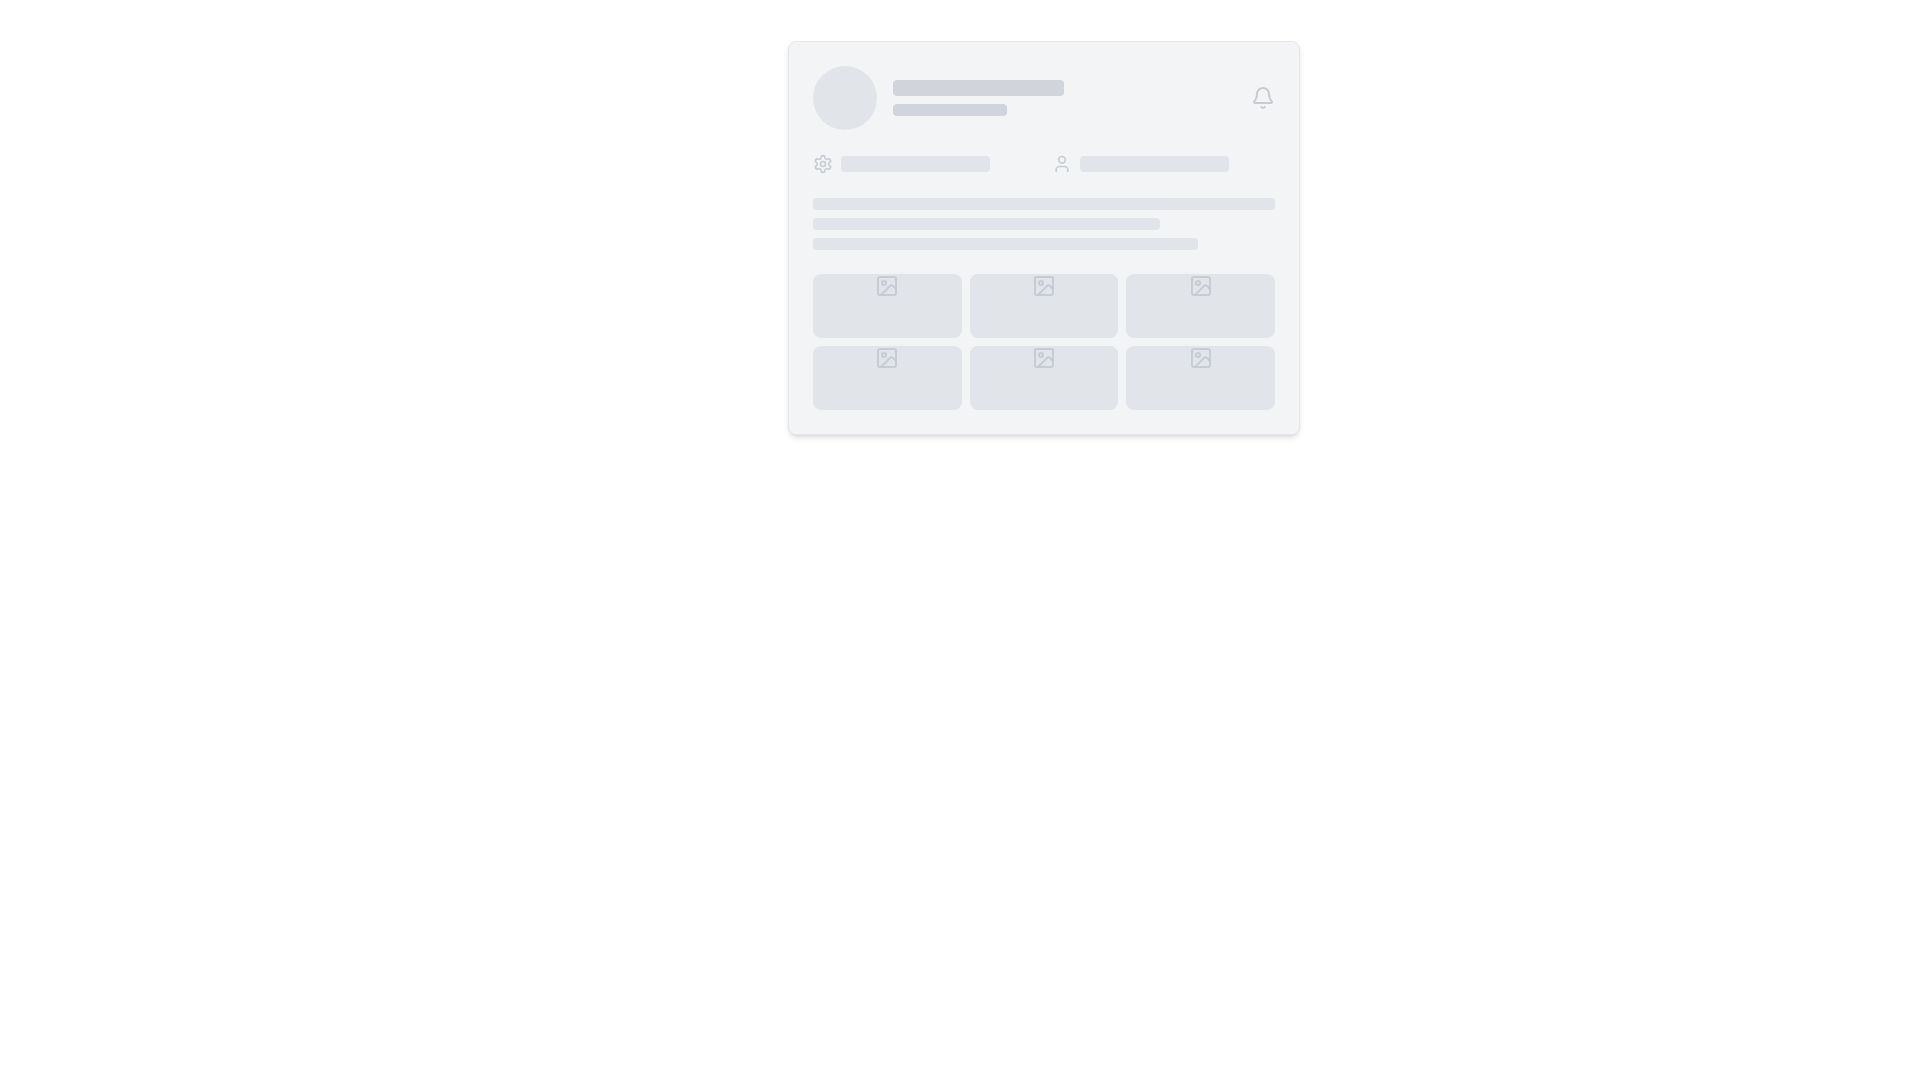  I want to click on the light gray decorative bar located near the top of the interface, immediately beneath the circular profile area, so click(978, 87).